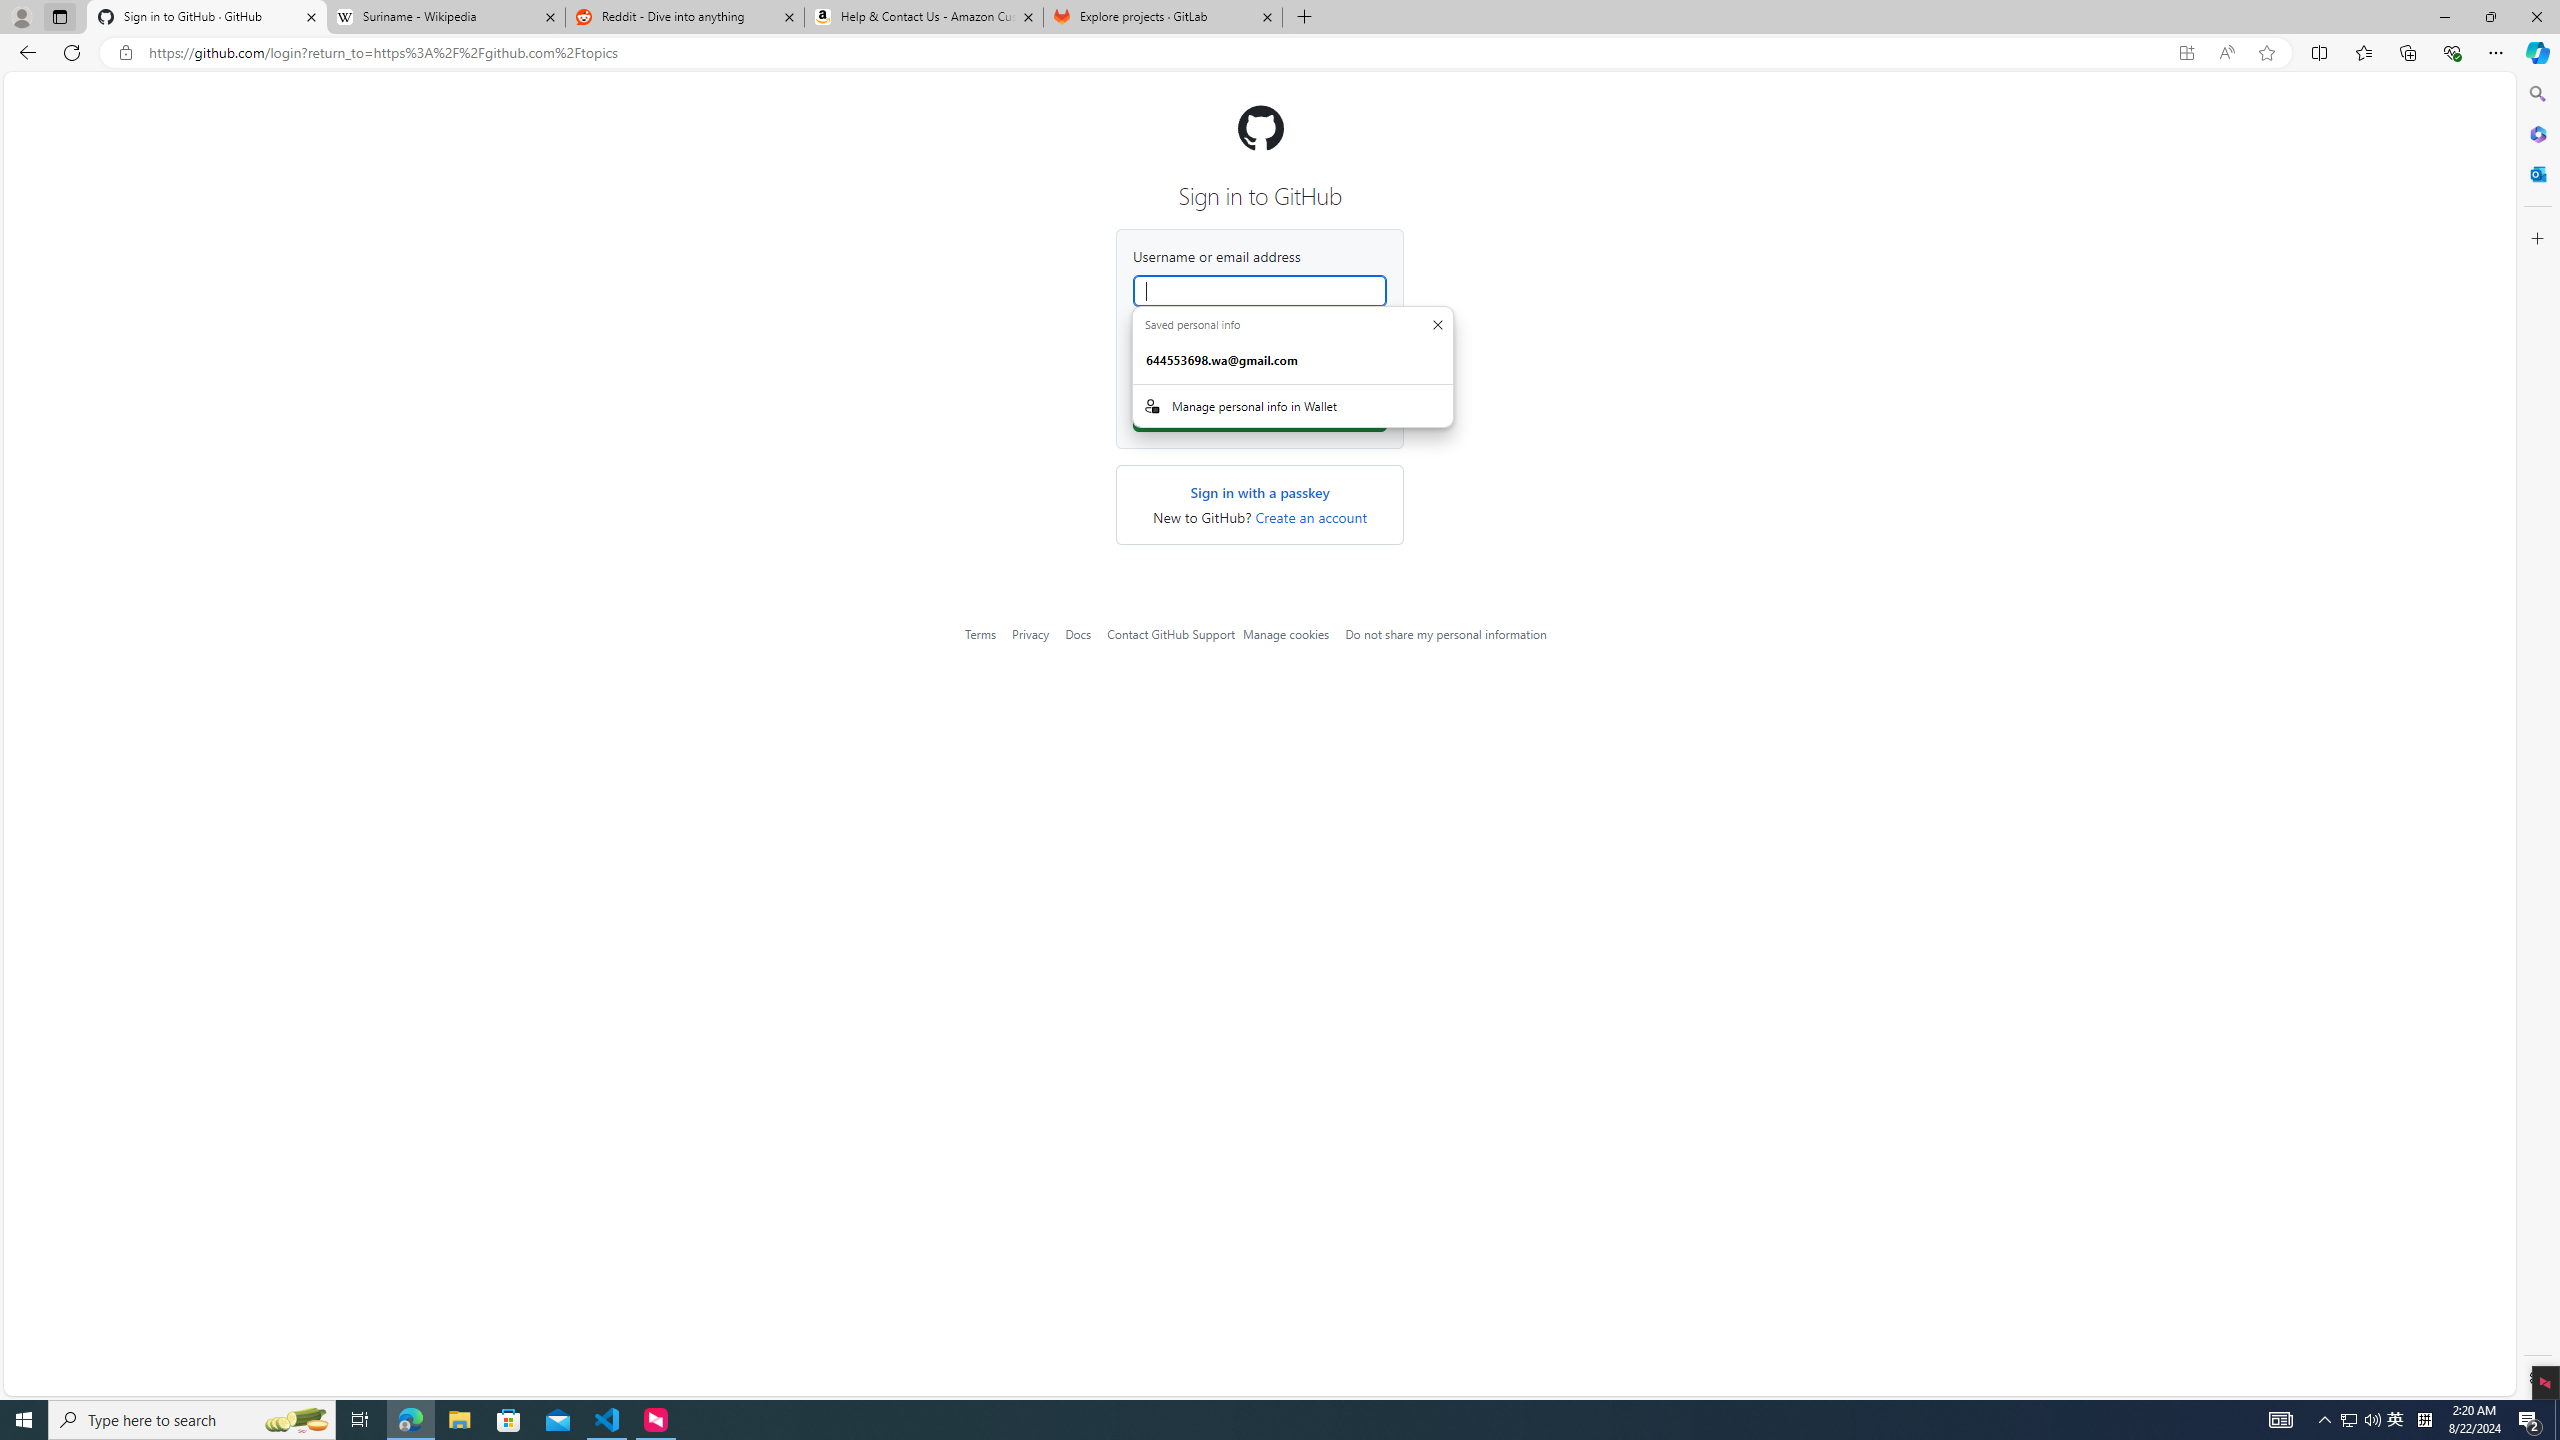 The image size is (2560, 1440). I want to click on 'Docs', so click(1079, 633).